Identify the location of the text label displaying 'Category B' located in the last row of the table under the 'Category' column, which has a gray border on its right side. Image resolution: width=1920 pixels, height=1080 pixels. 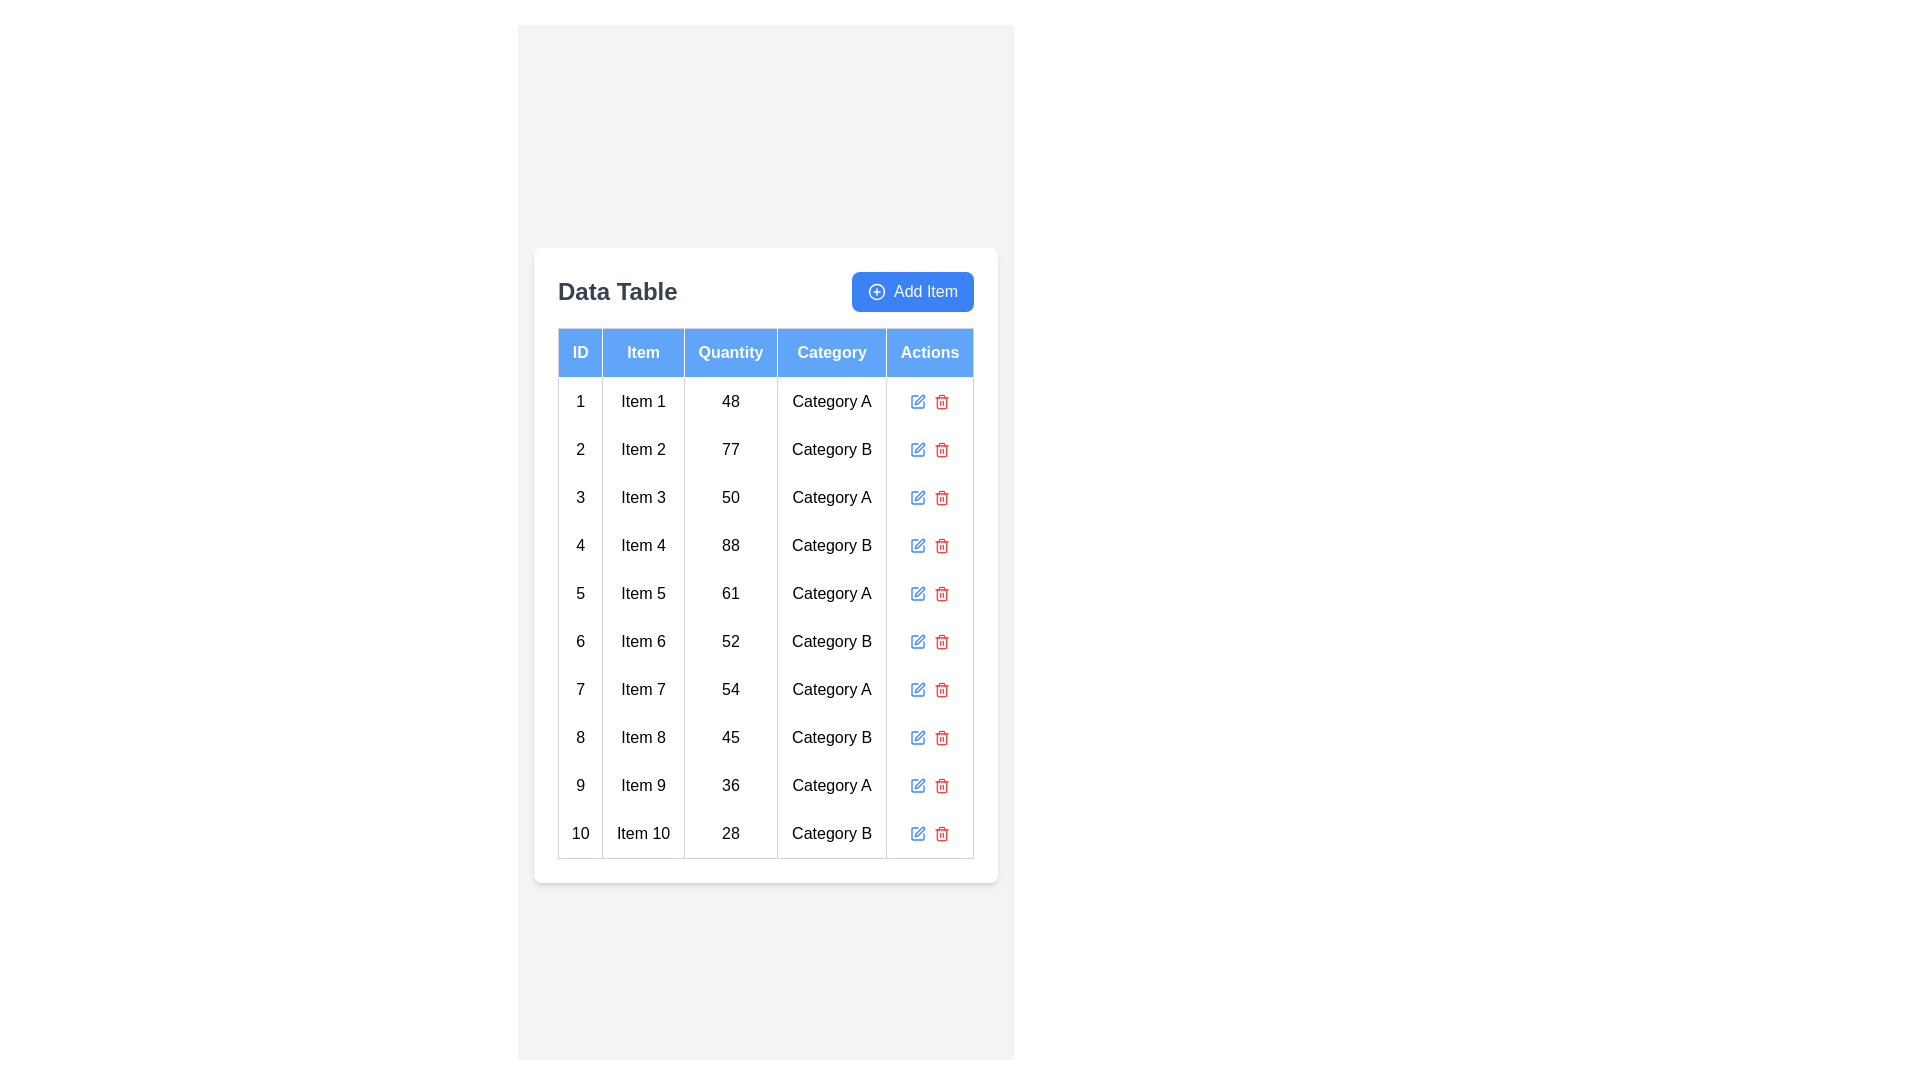
(832, 833).